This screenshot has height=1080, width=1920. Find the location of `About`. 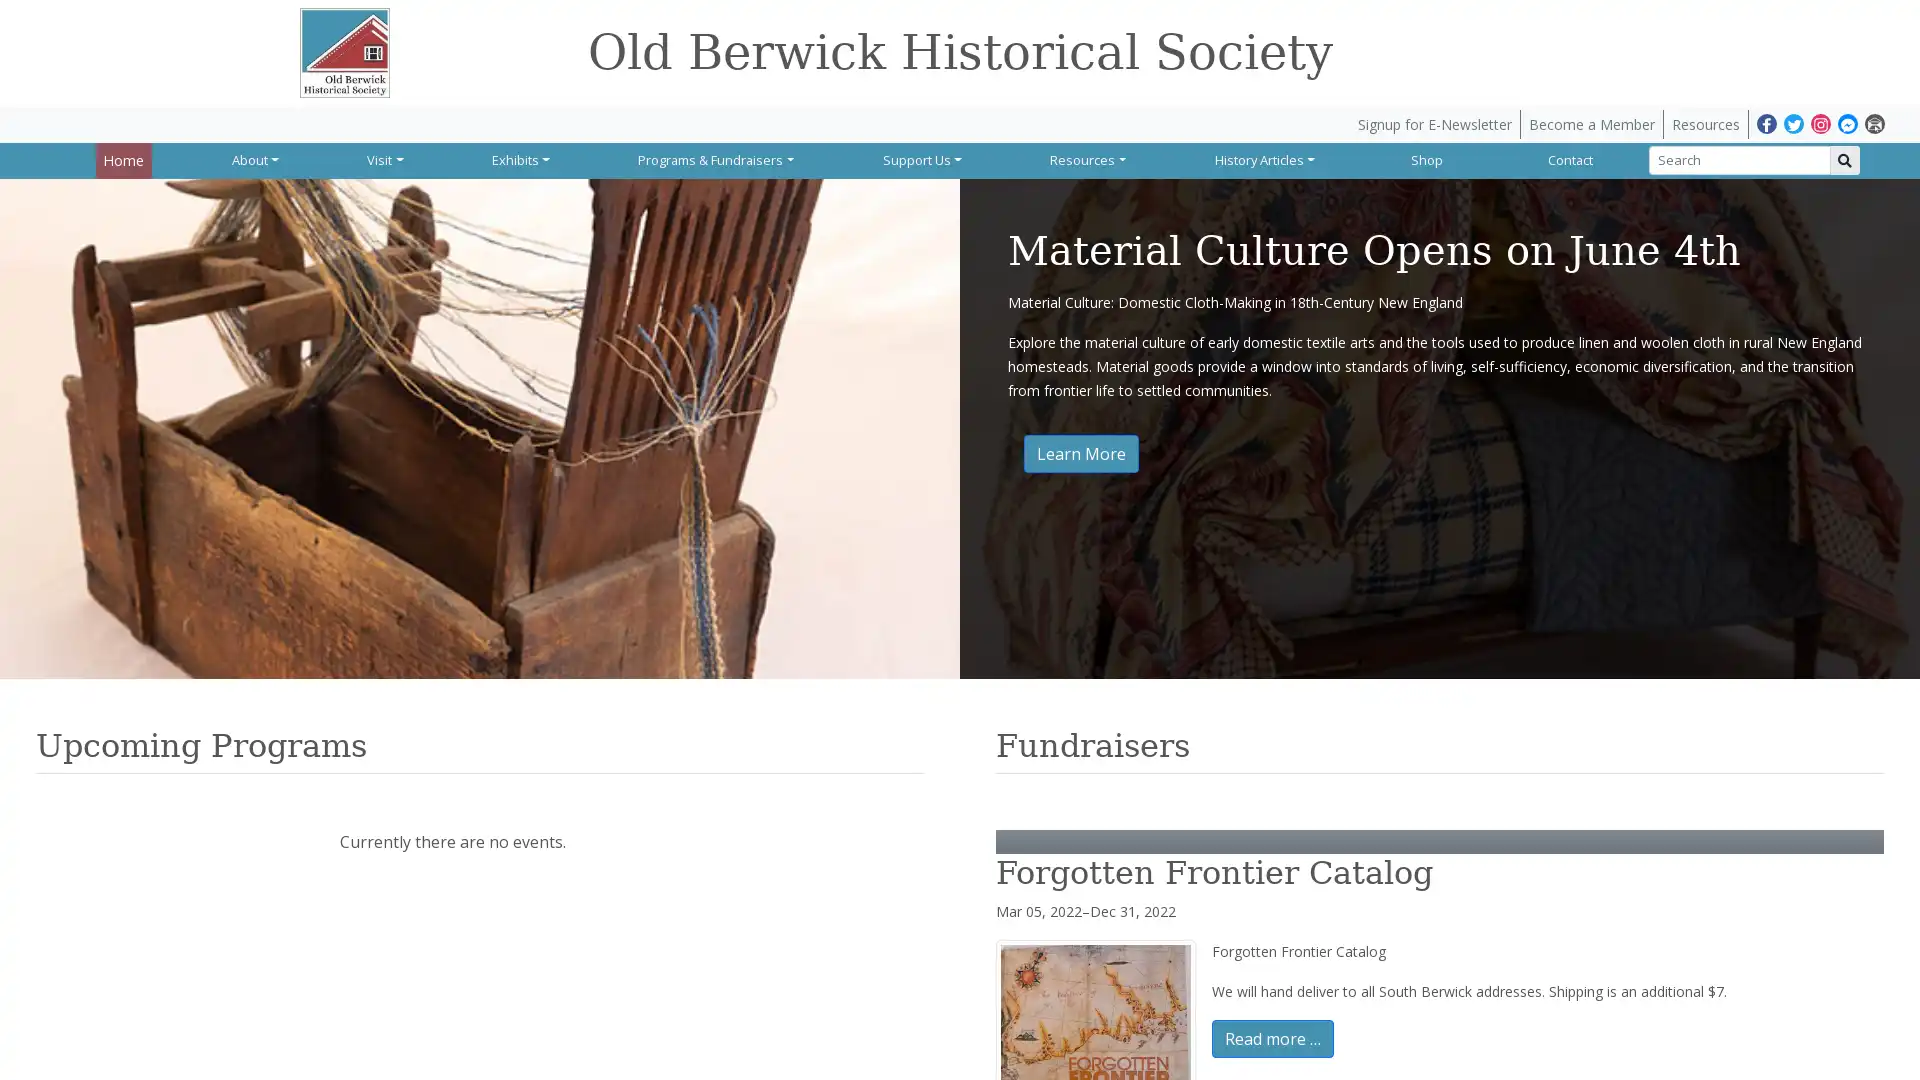

About is located at coordinates (254, 158).